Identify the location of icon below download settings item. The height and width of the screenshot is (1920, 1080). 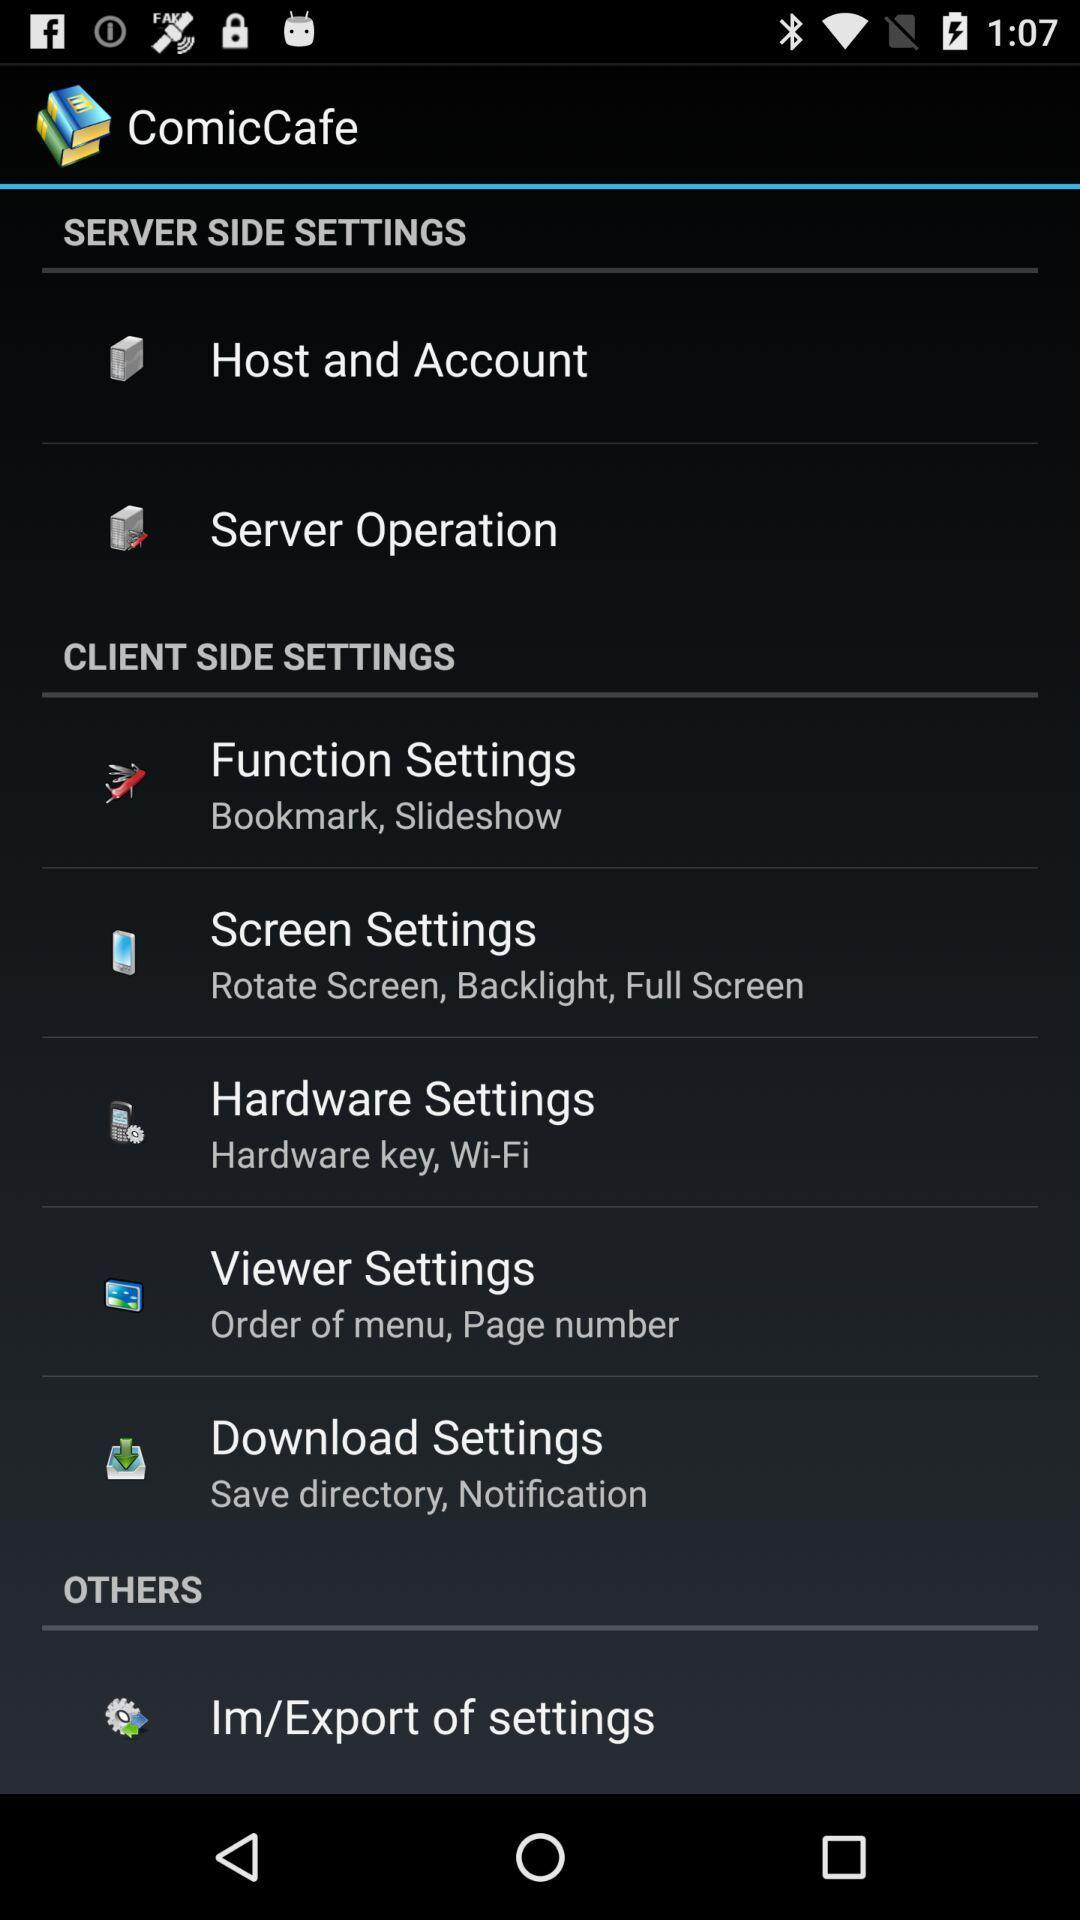
(427, 1492).